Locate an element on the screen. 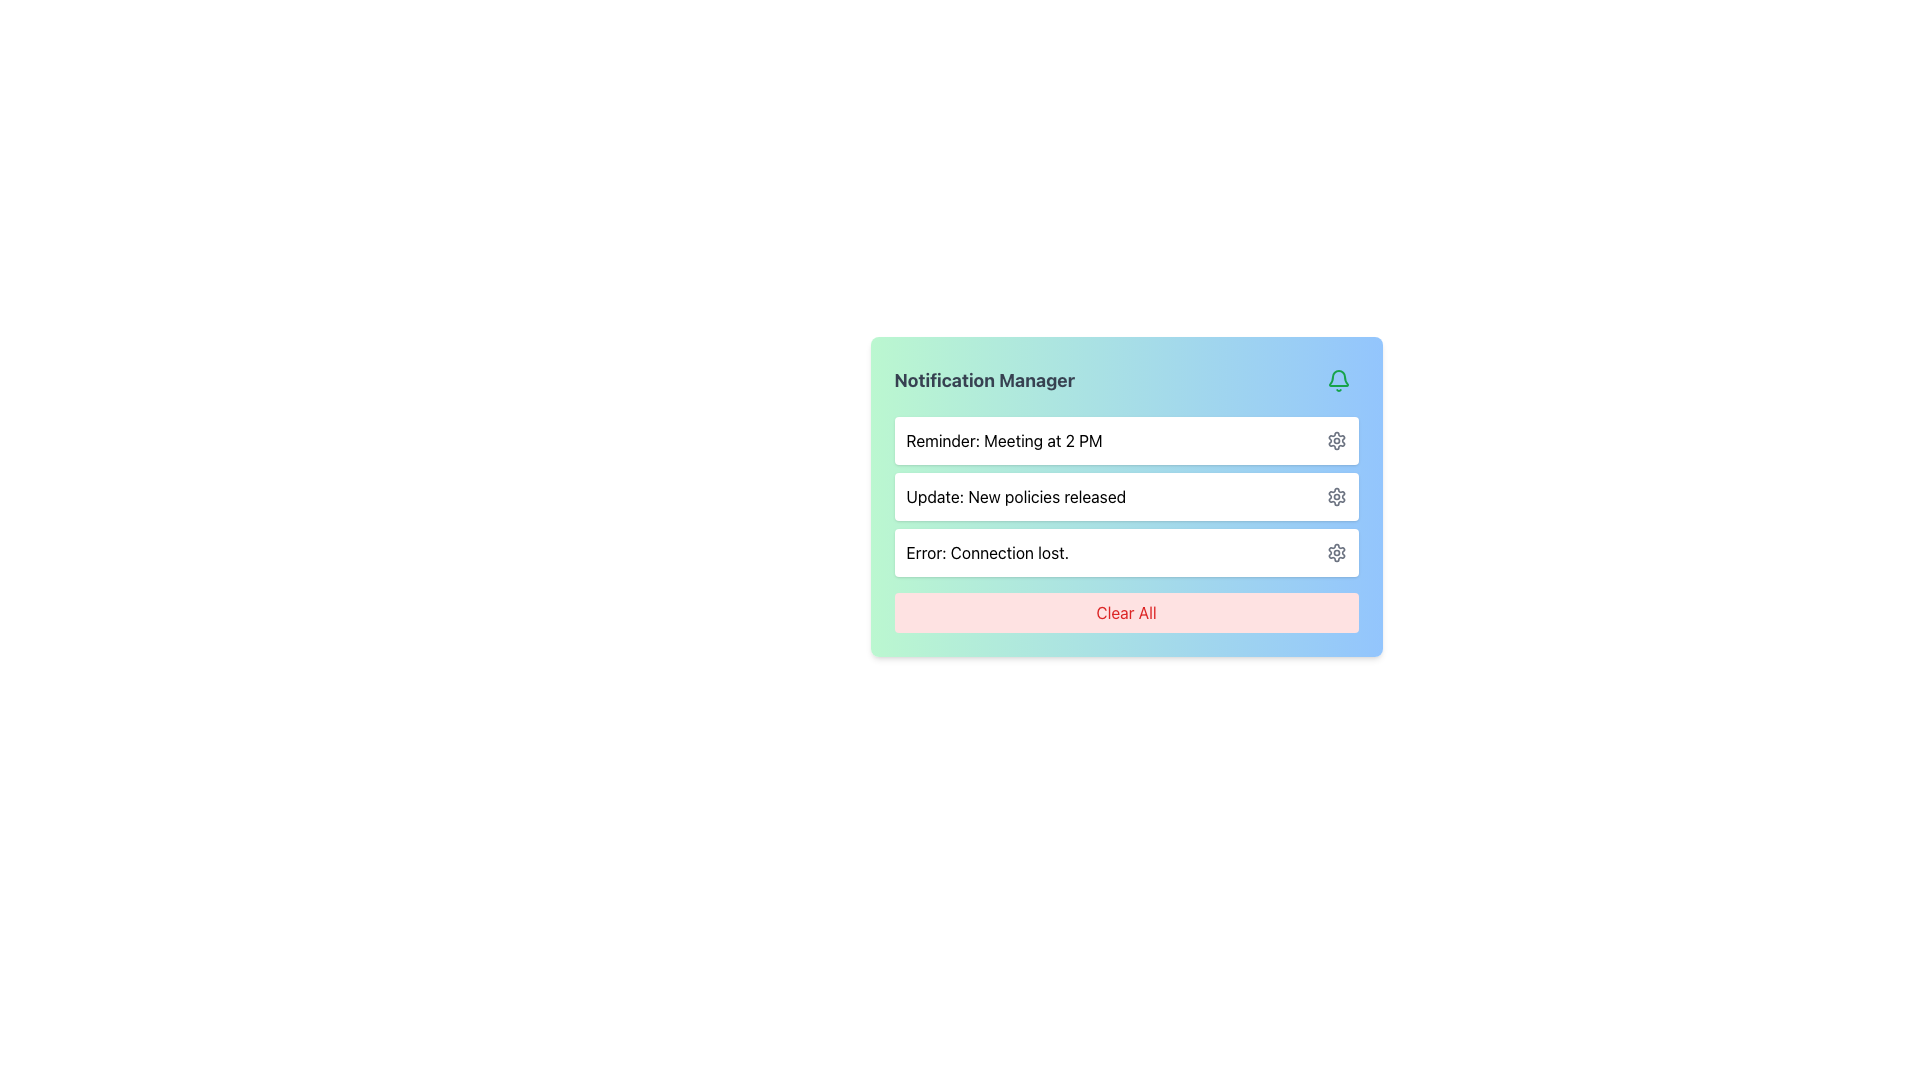 The image size is (1920, 1080). the small, rounded green button with a bell icon located at the top-right corner of the notification manager's header bar to interact with it is located at coordinates (1338, 381).